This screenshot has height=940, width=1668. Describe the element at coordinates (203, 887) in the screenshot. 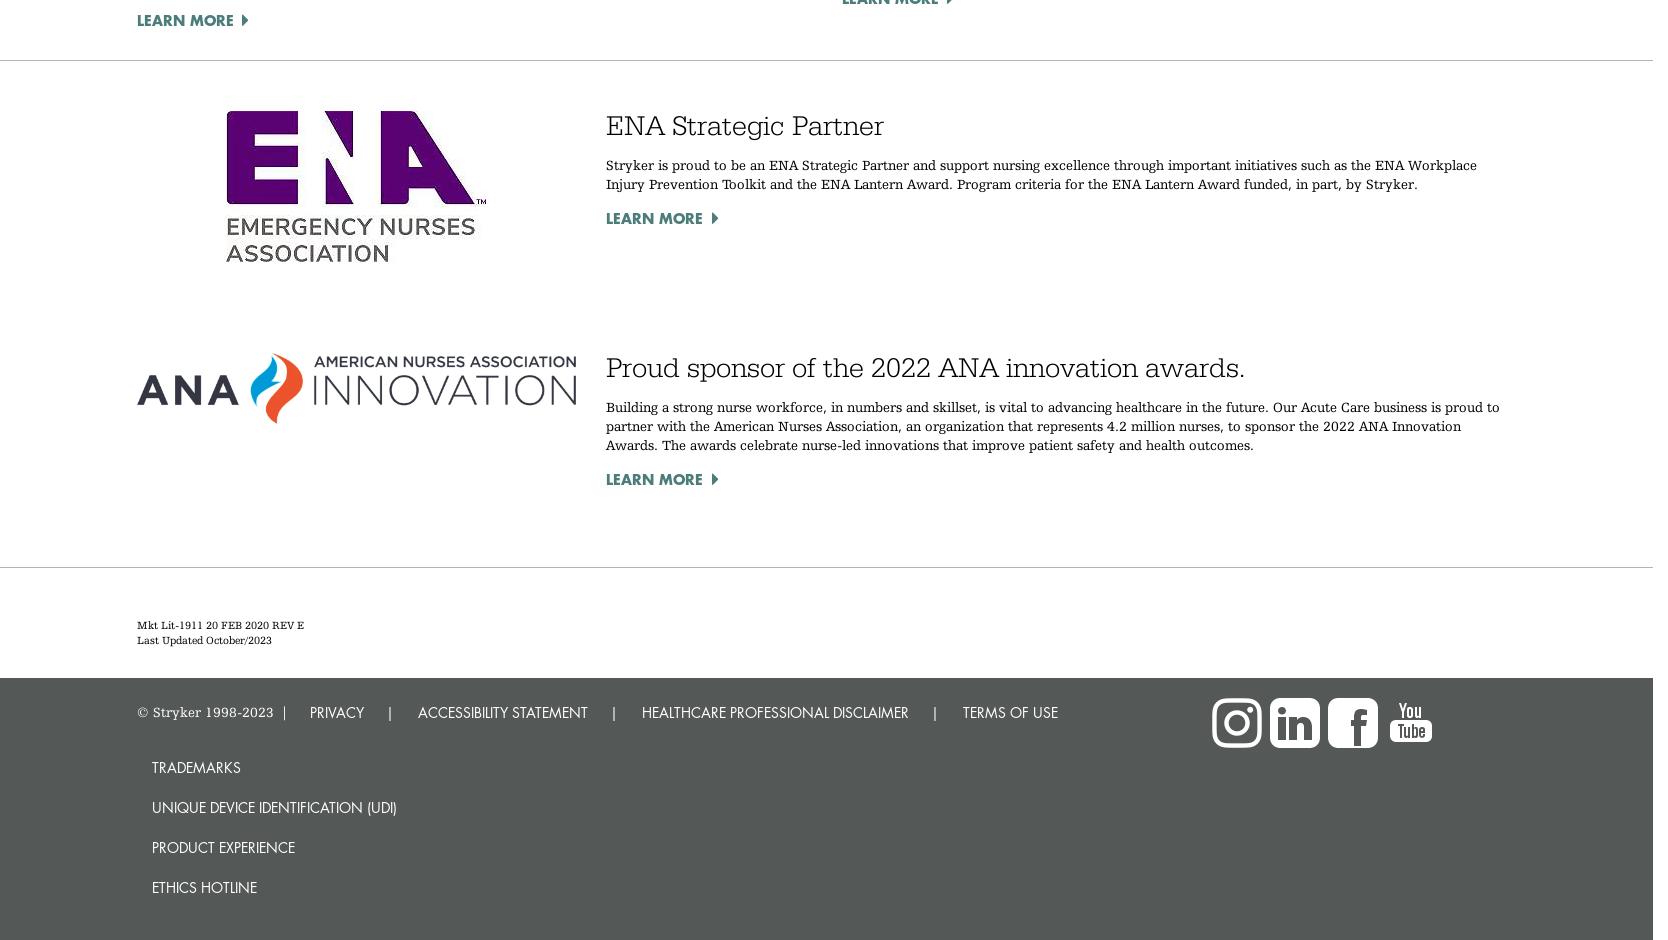

I see `'Ethics hotline'` at that location.